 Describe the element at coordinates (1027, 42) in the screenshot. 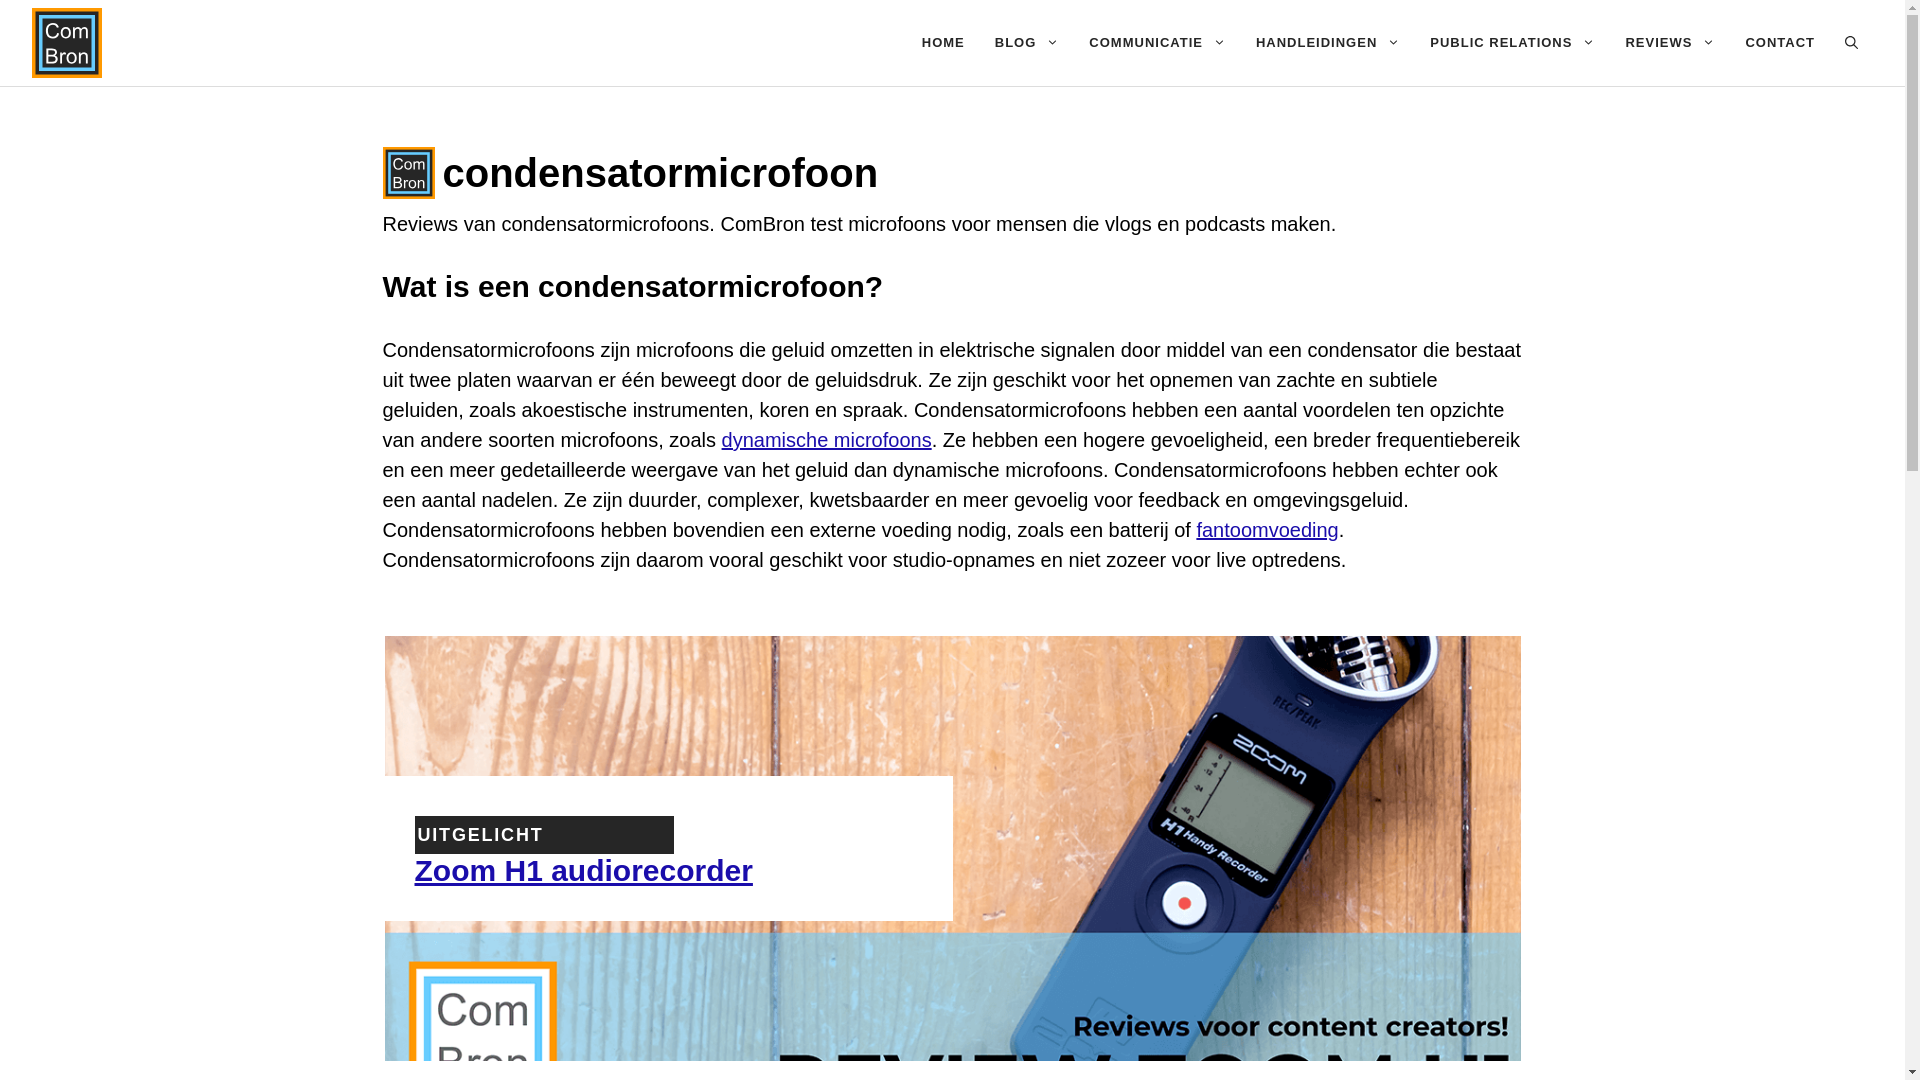

I see `'BLOG'` at that location.